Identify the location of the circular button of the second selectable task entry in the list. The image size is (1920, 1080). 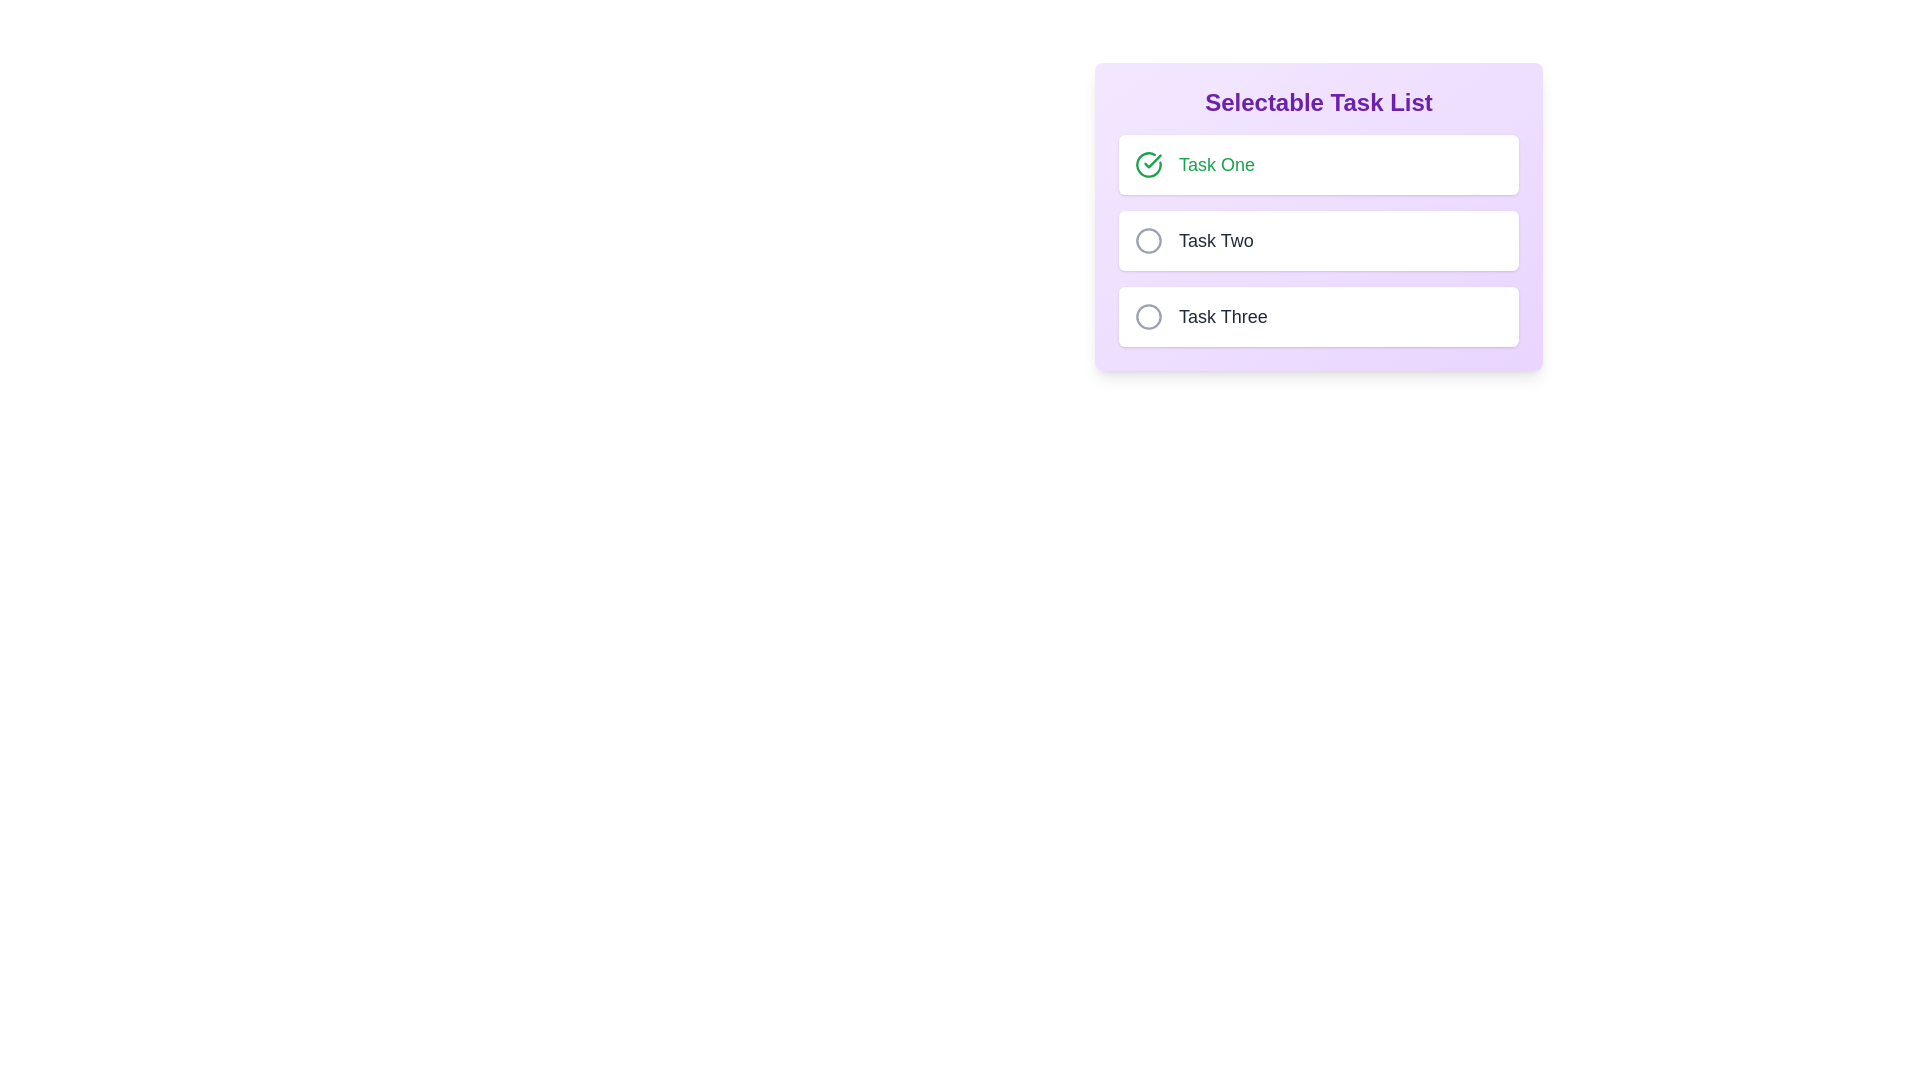
(1194, 239).